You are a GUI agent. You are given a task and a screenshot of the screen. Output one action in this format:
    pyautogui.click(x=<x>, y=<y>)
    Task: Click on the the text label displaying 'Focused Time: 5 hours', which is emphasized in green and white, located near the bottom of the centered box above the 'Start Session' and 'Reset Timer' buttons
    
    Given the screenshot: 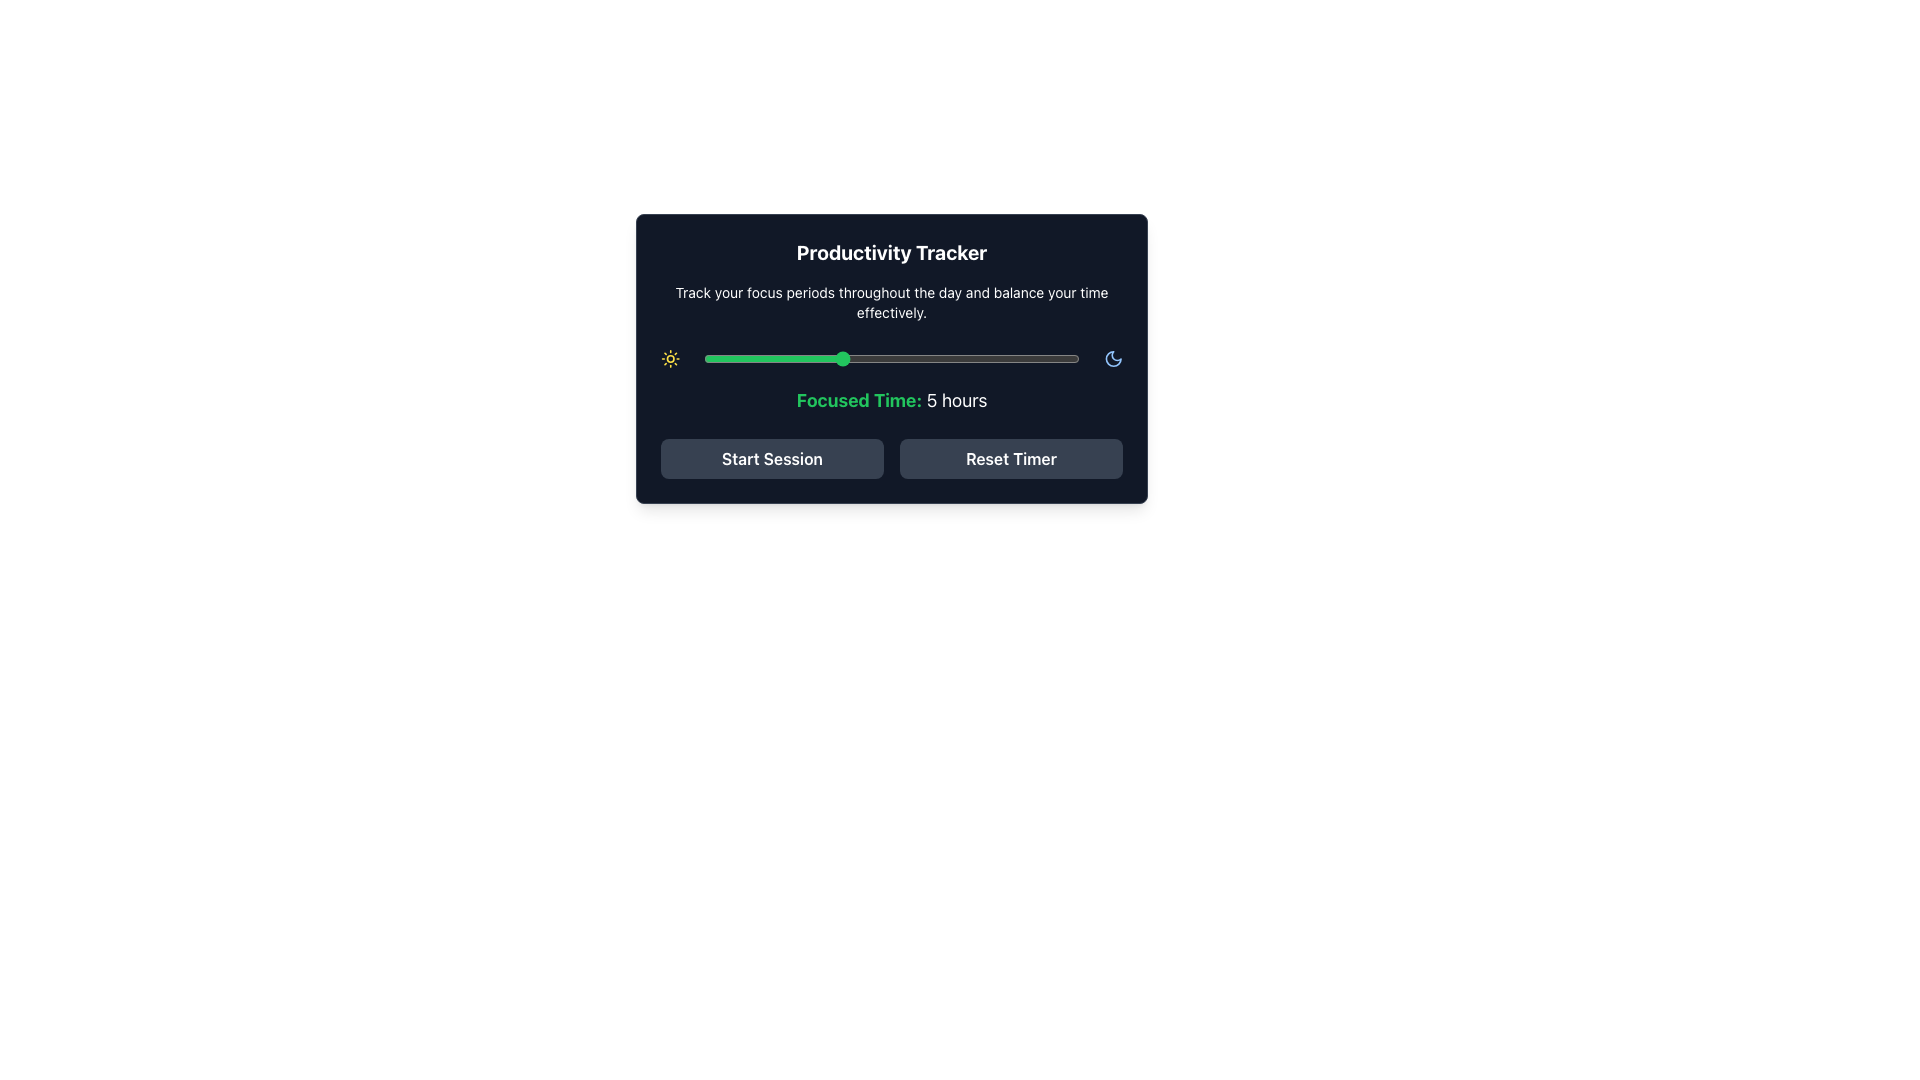 What is the action you would take?
    pyautogui.click(x=891, y=401)
    